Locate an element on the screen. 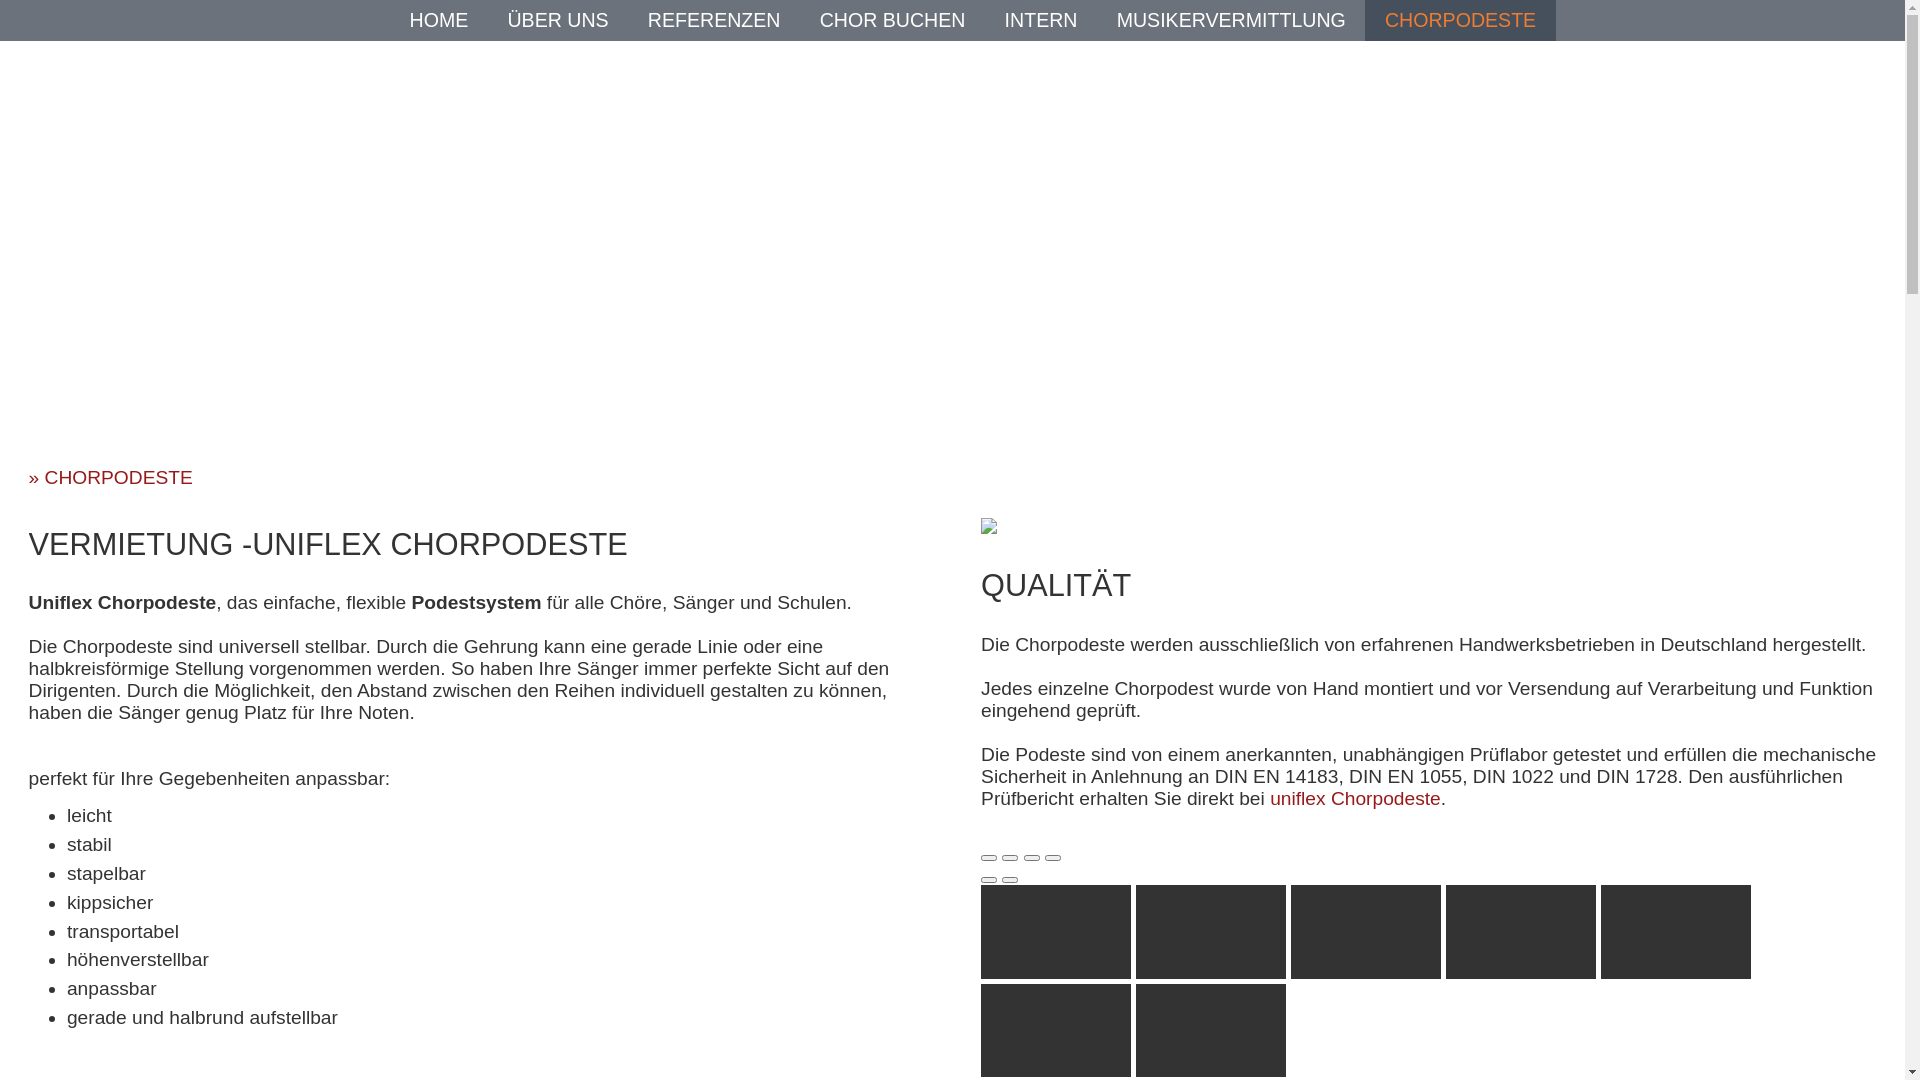  'Zoom in/out' is located at coordinates (1051, 856).